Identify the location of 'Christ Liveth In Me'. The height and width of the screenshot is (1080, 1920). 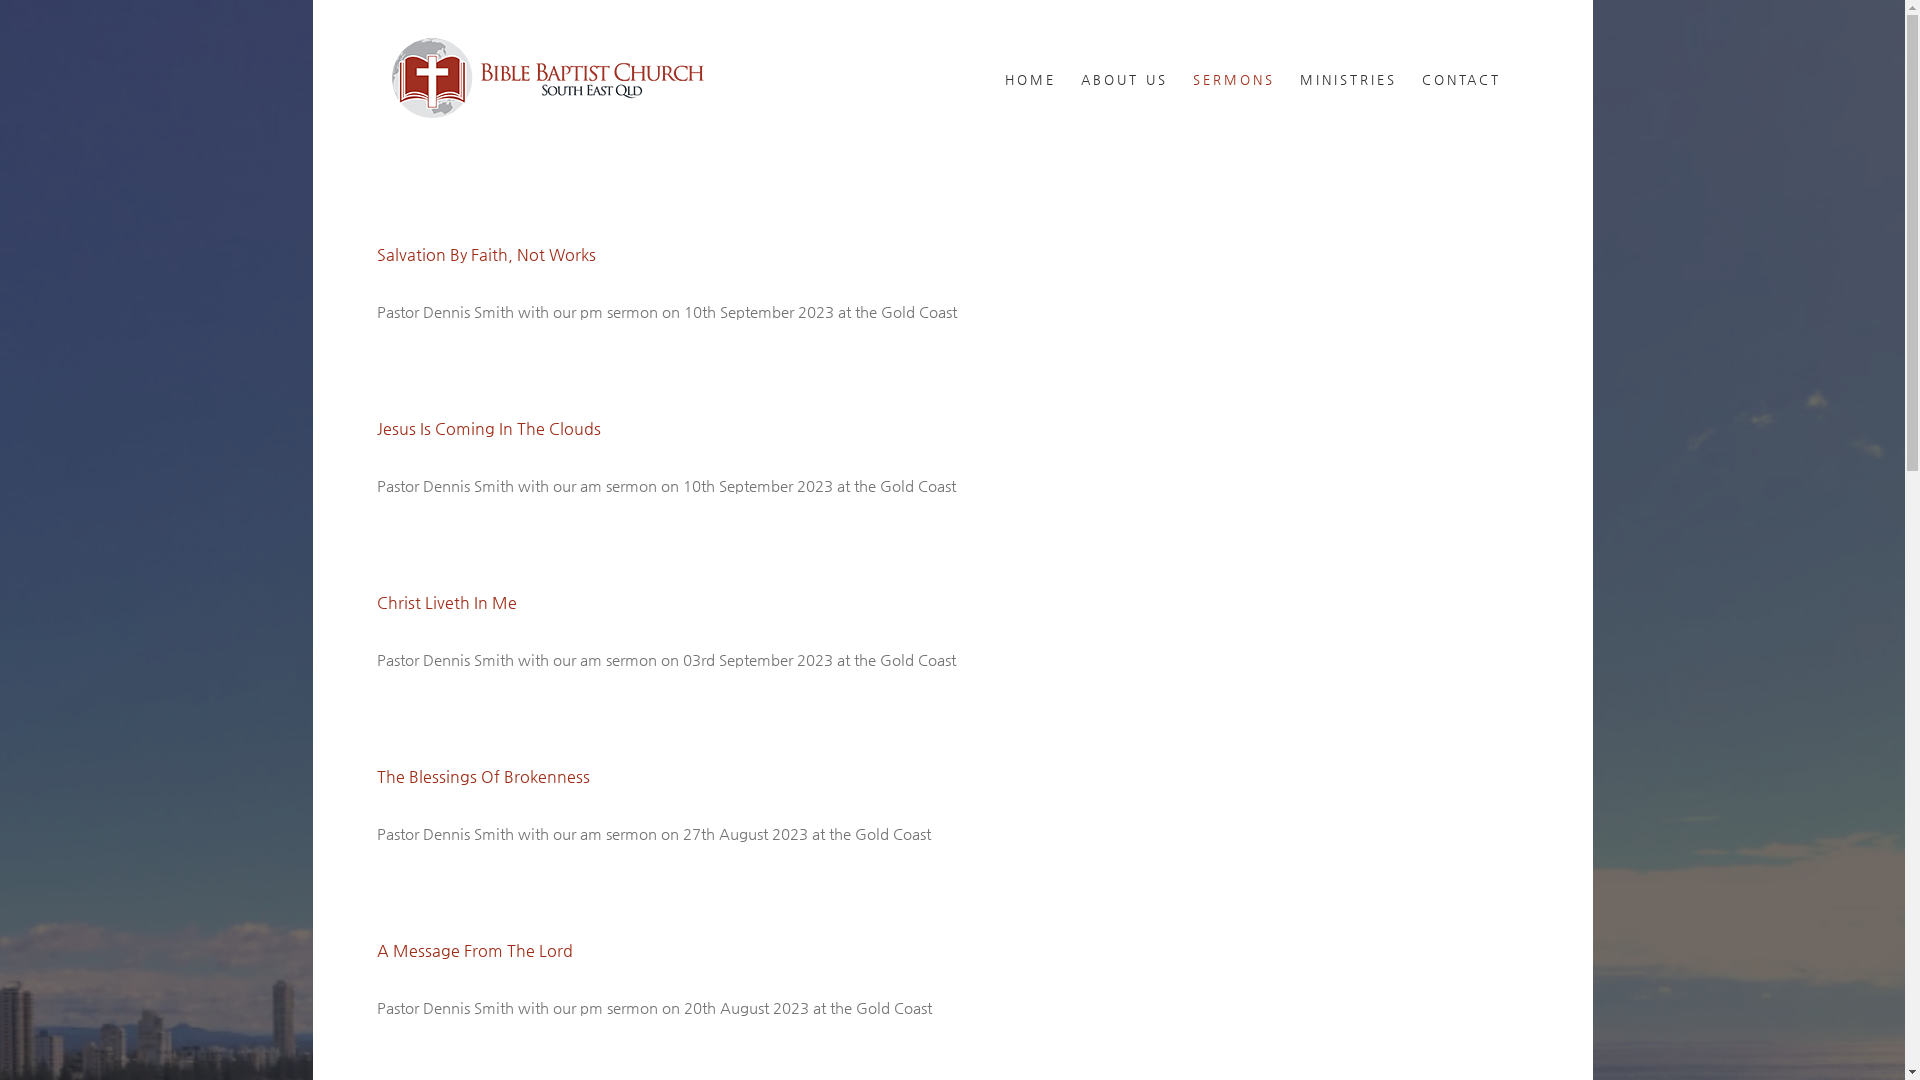
(445, 601).